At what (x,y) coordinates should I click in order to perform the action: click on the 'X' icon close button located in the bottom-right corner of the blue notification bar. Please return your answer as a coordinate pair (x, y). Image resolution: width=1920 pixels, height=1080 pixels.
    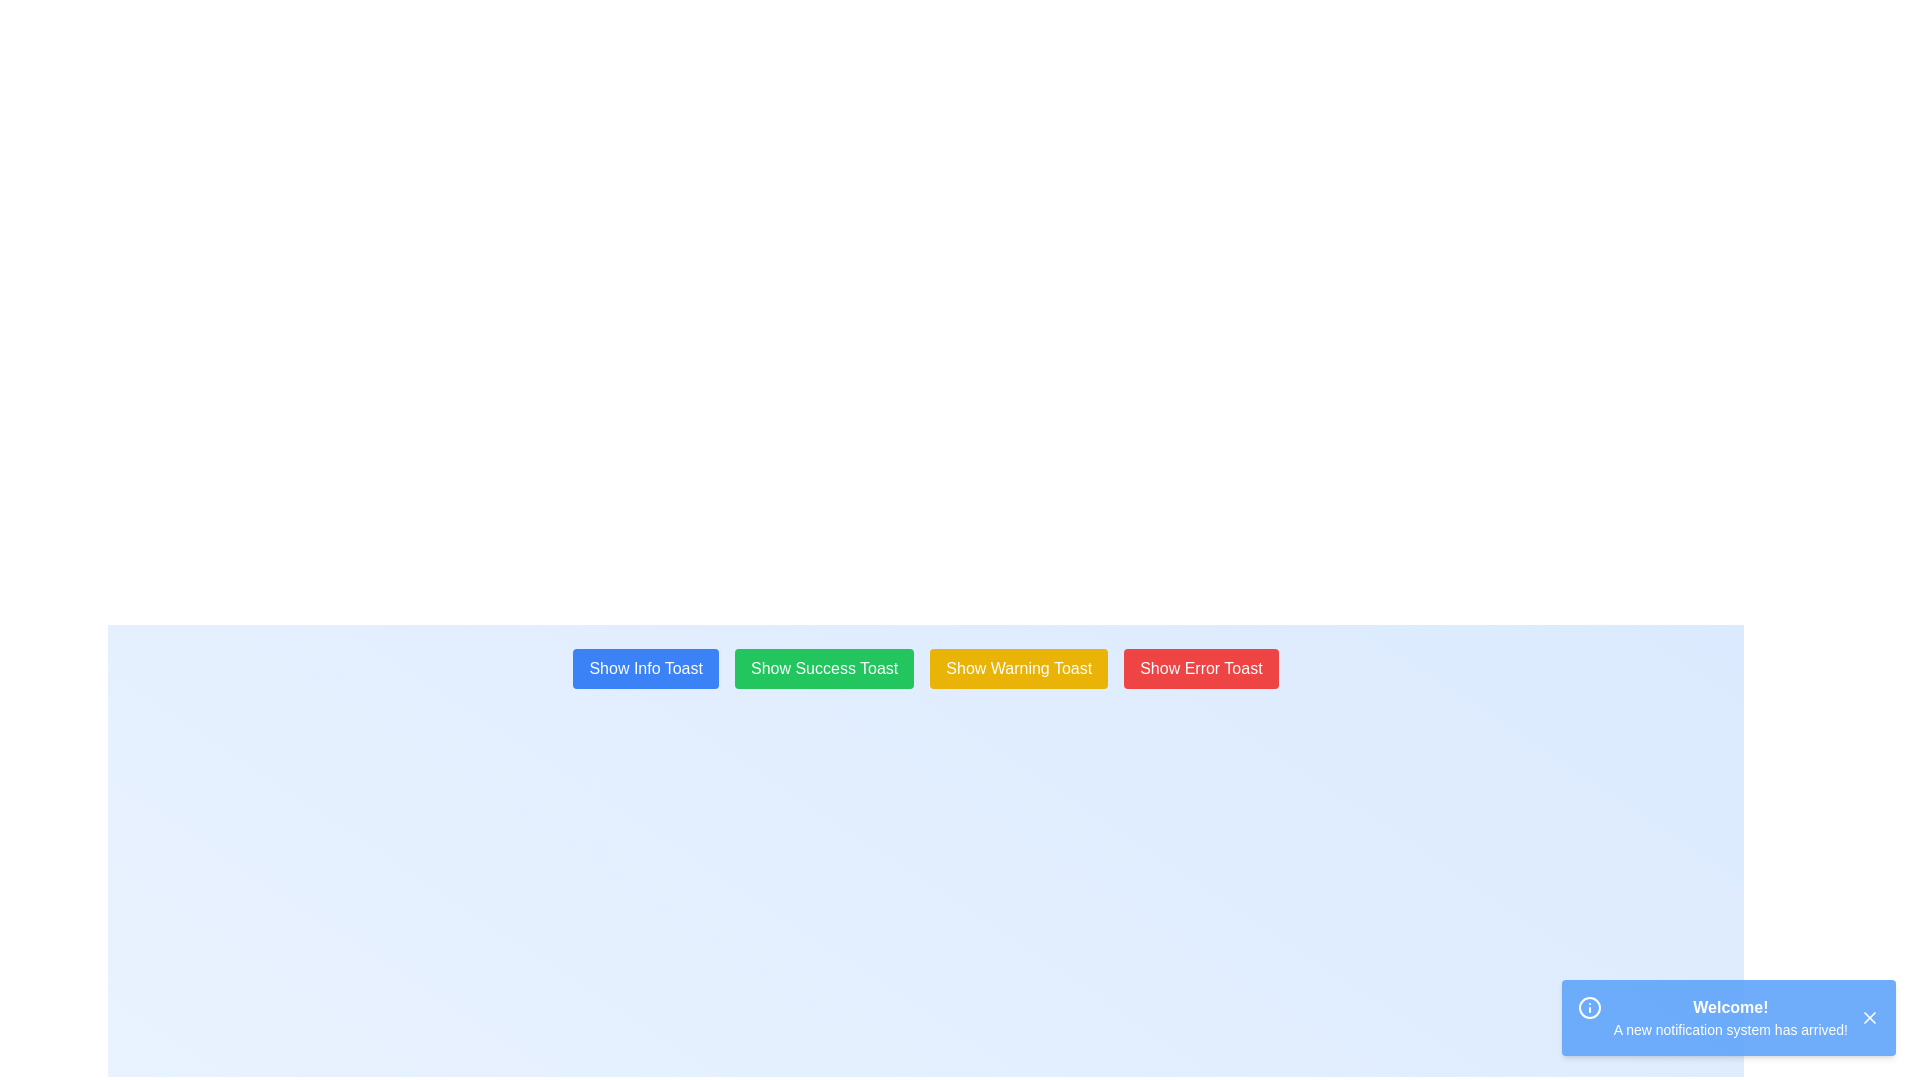
    Looking at the image, I should click on (1869, 1018).